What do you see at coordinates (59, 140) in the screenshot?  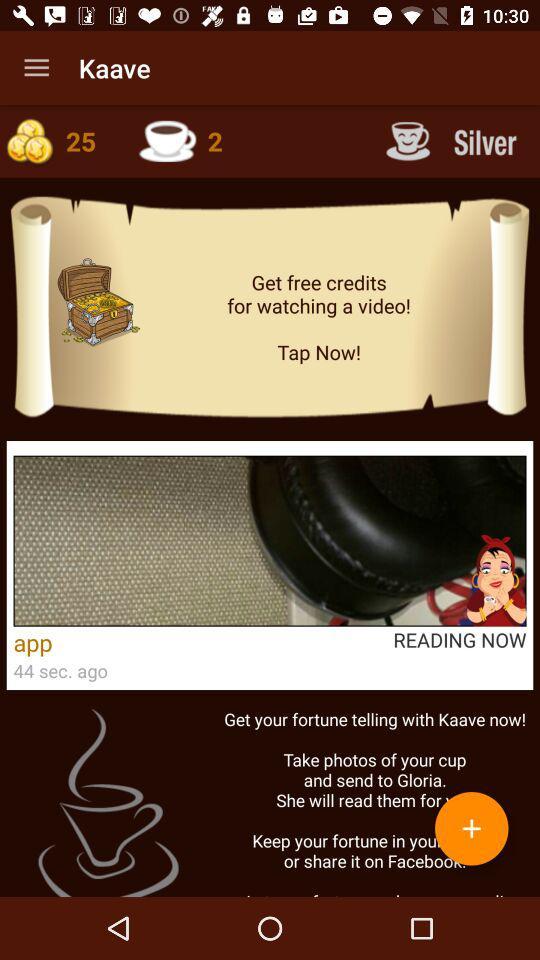 I see `check coins` at bounding box center [59, 140].